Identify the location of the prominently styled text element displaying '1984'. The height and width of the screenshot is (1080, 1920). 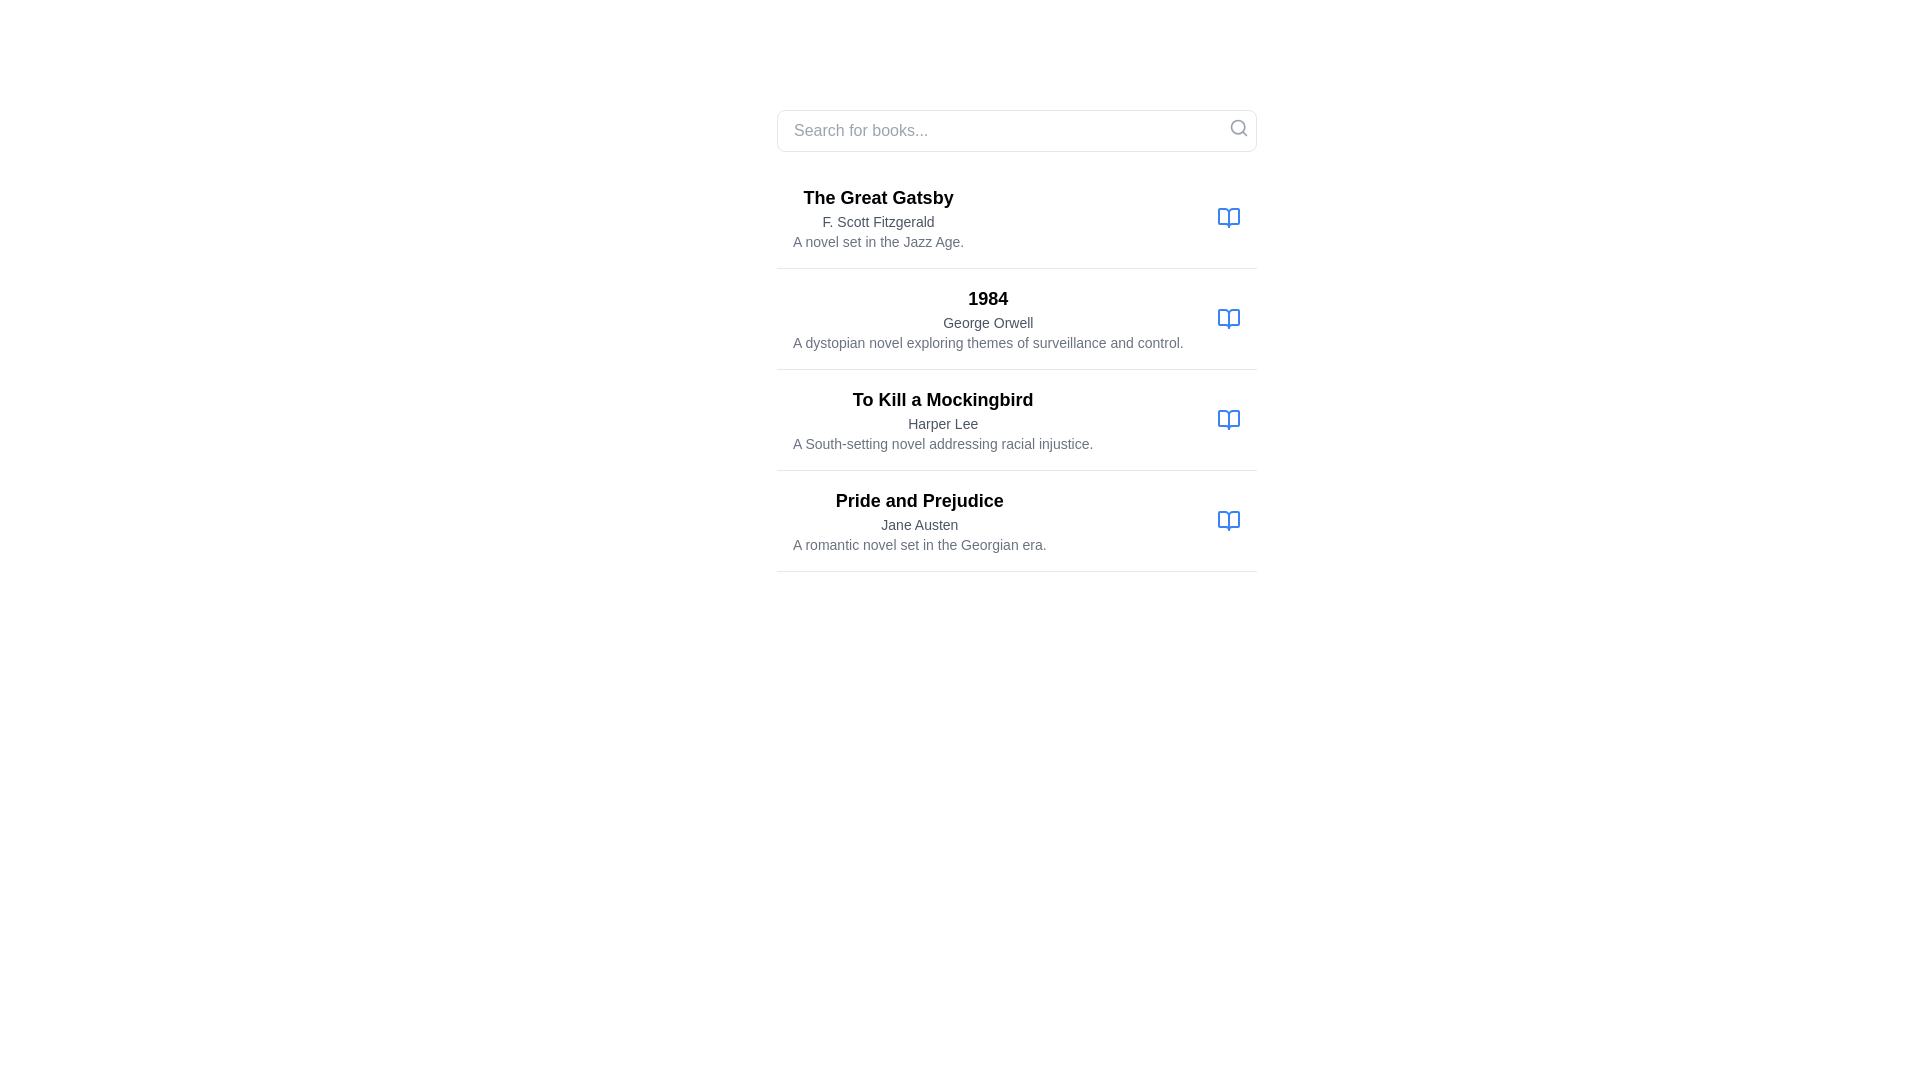
(988, 299).